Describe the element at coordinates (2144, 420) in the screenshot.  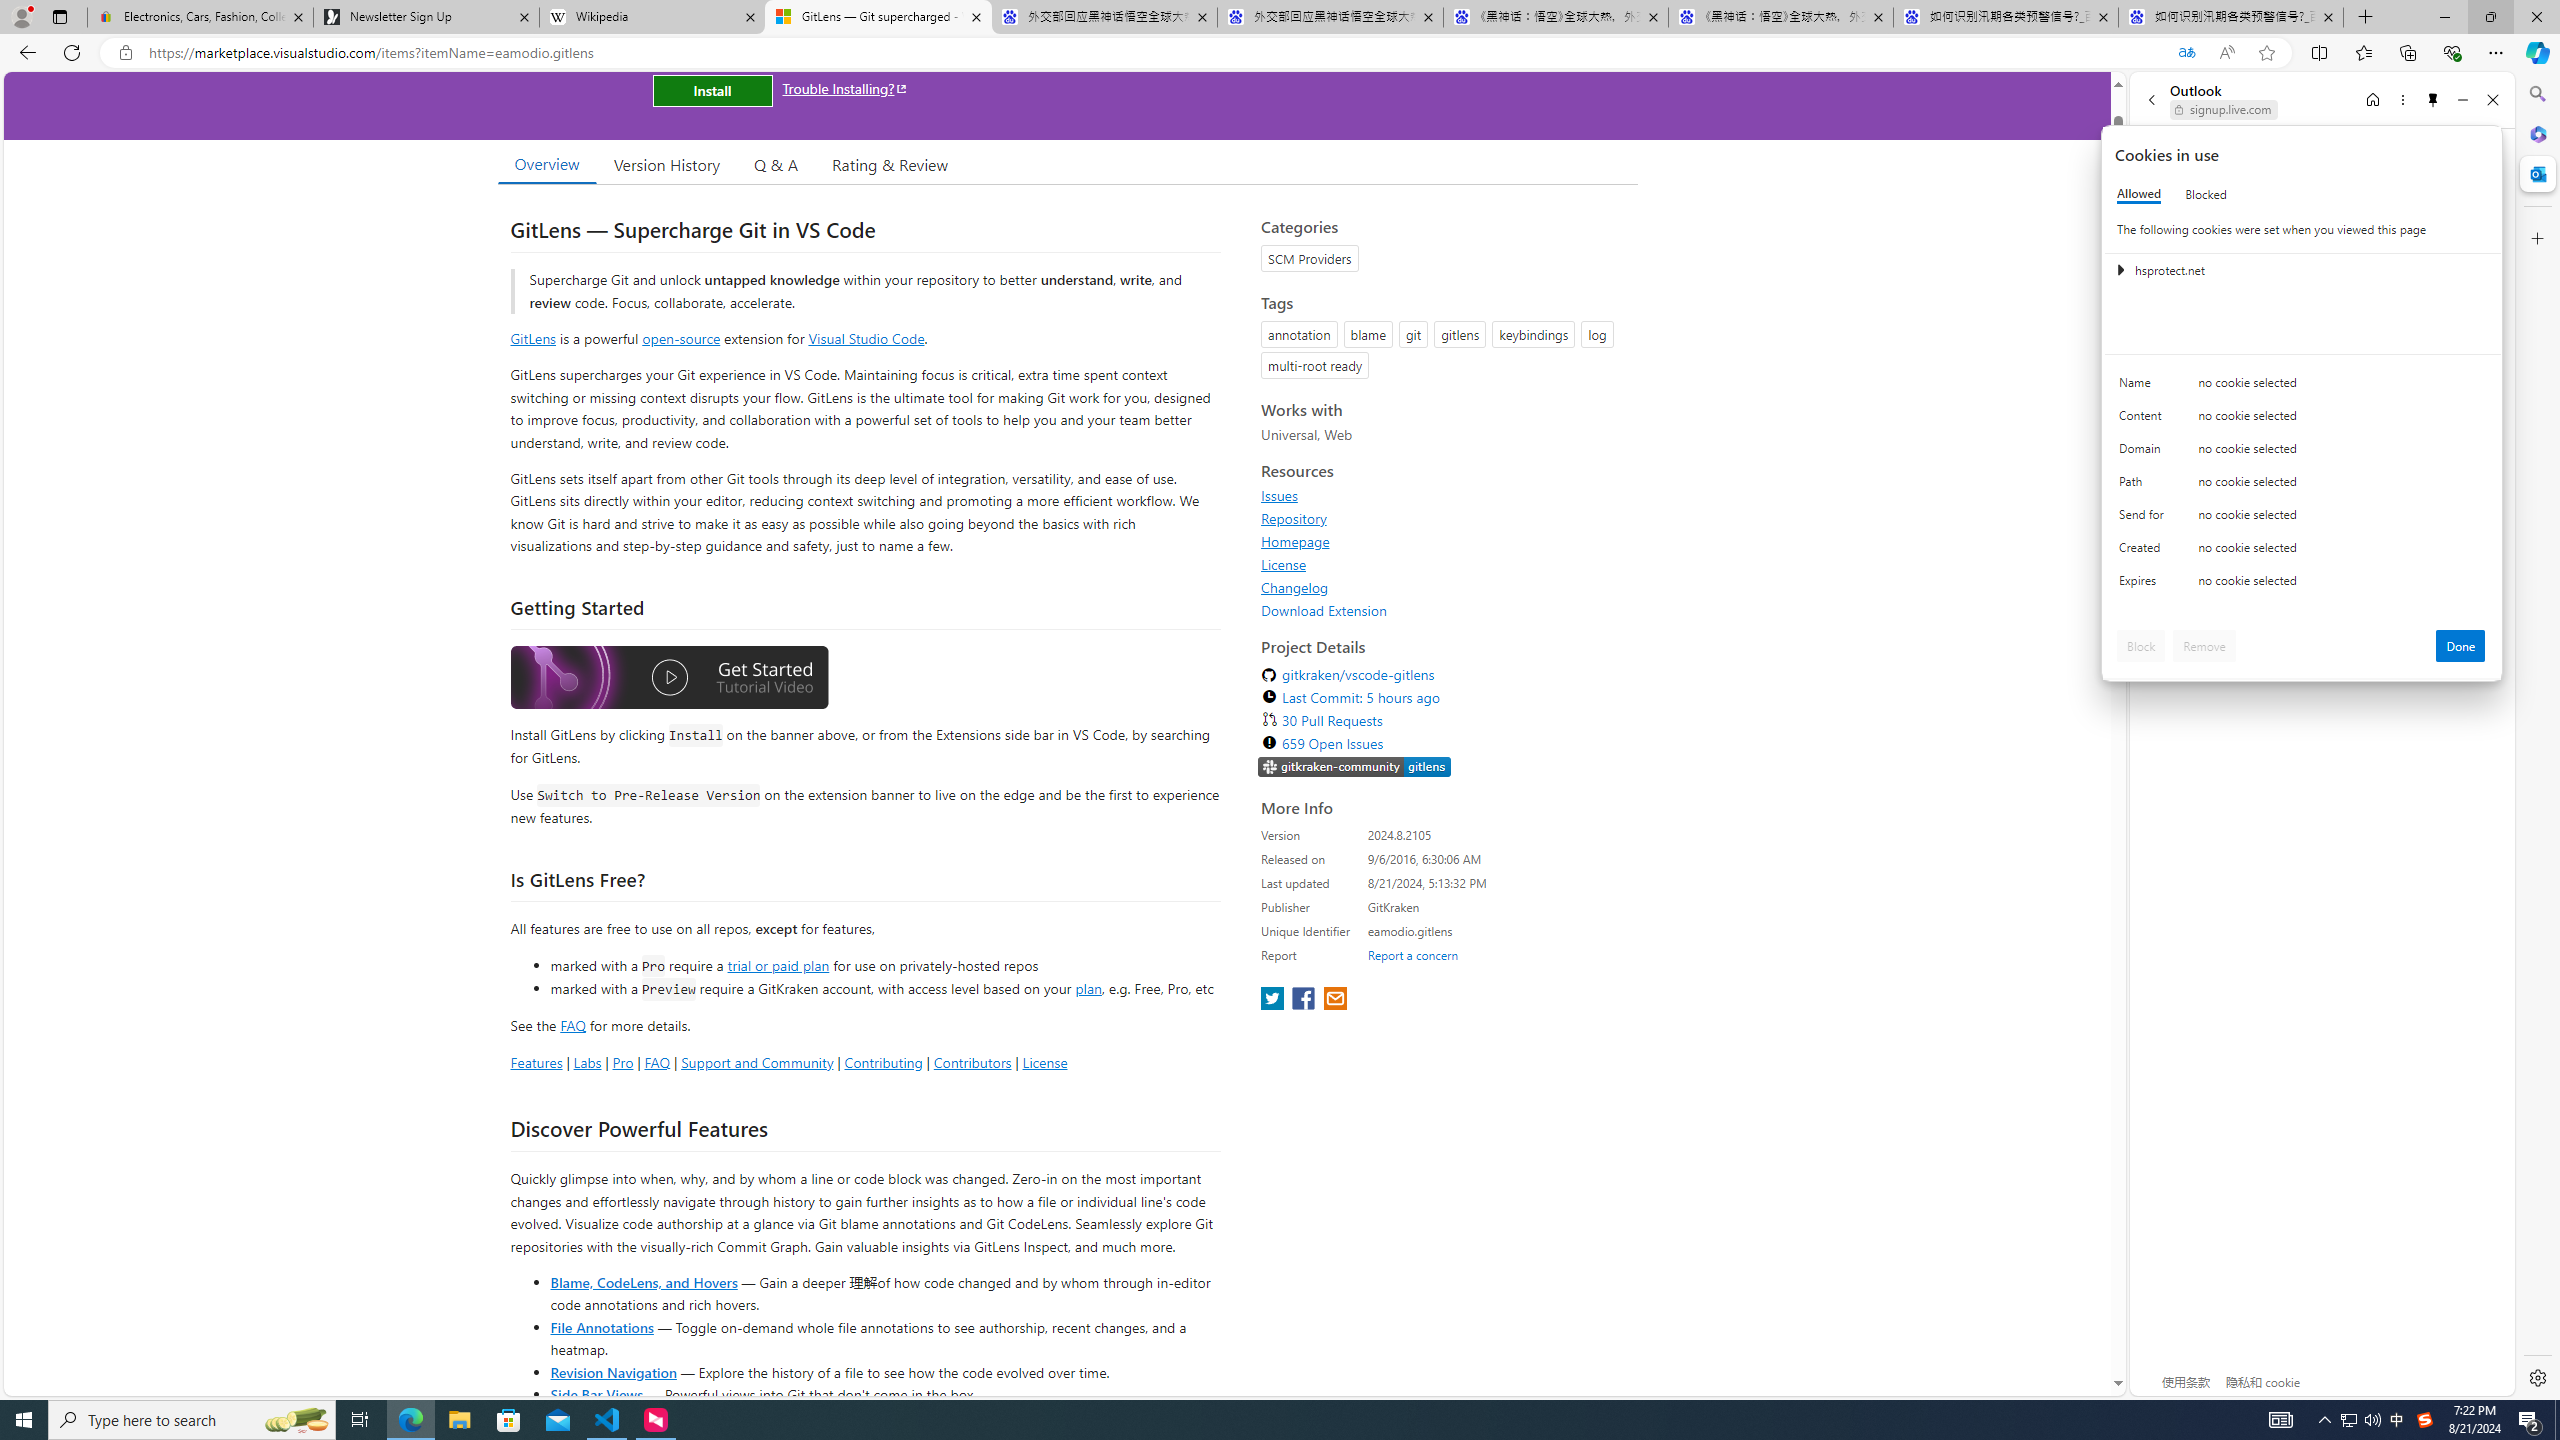
I see `'Content'` at that location.